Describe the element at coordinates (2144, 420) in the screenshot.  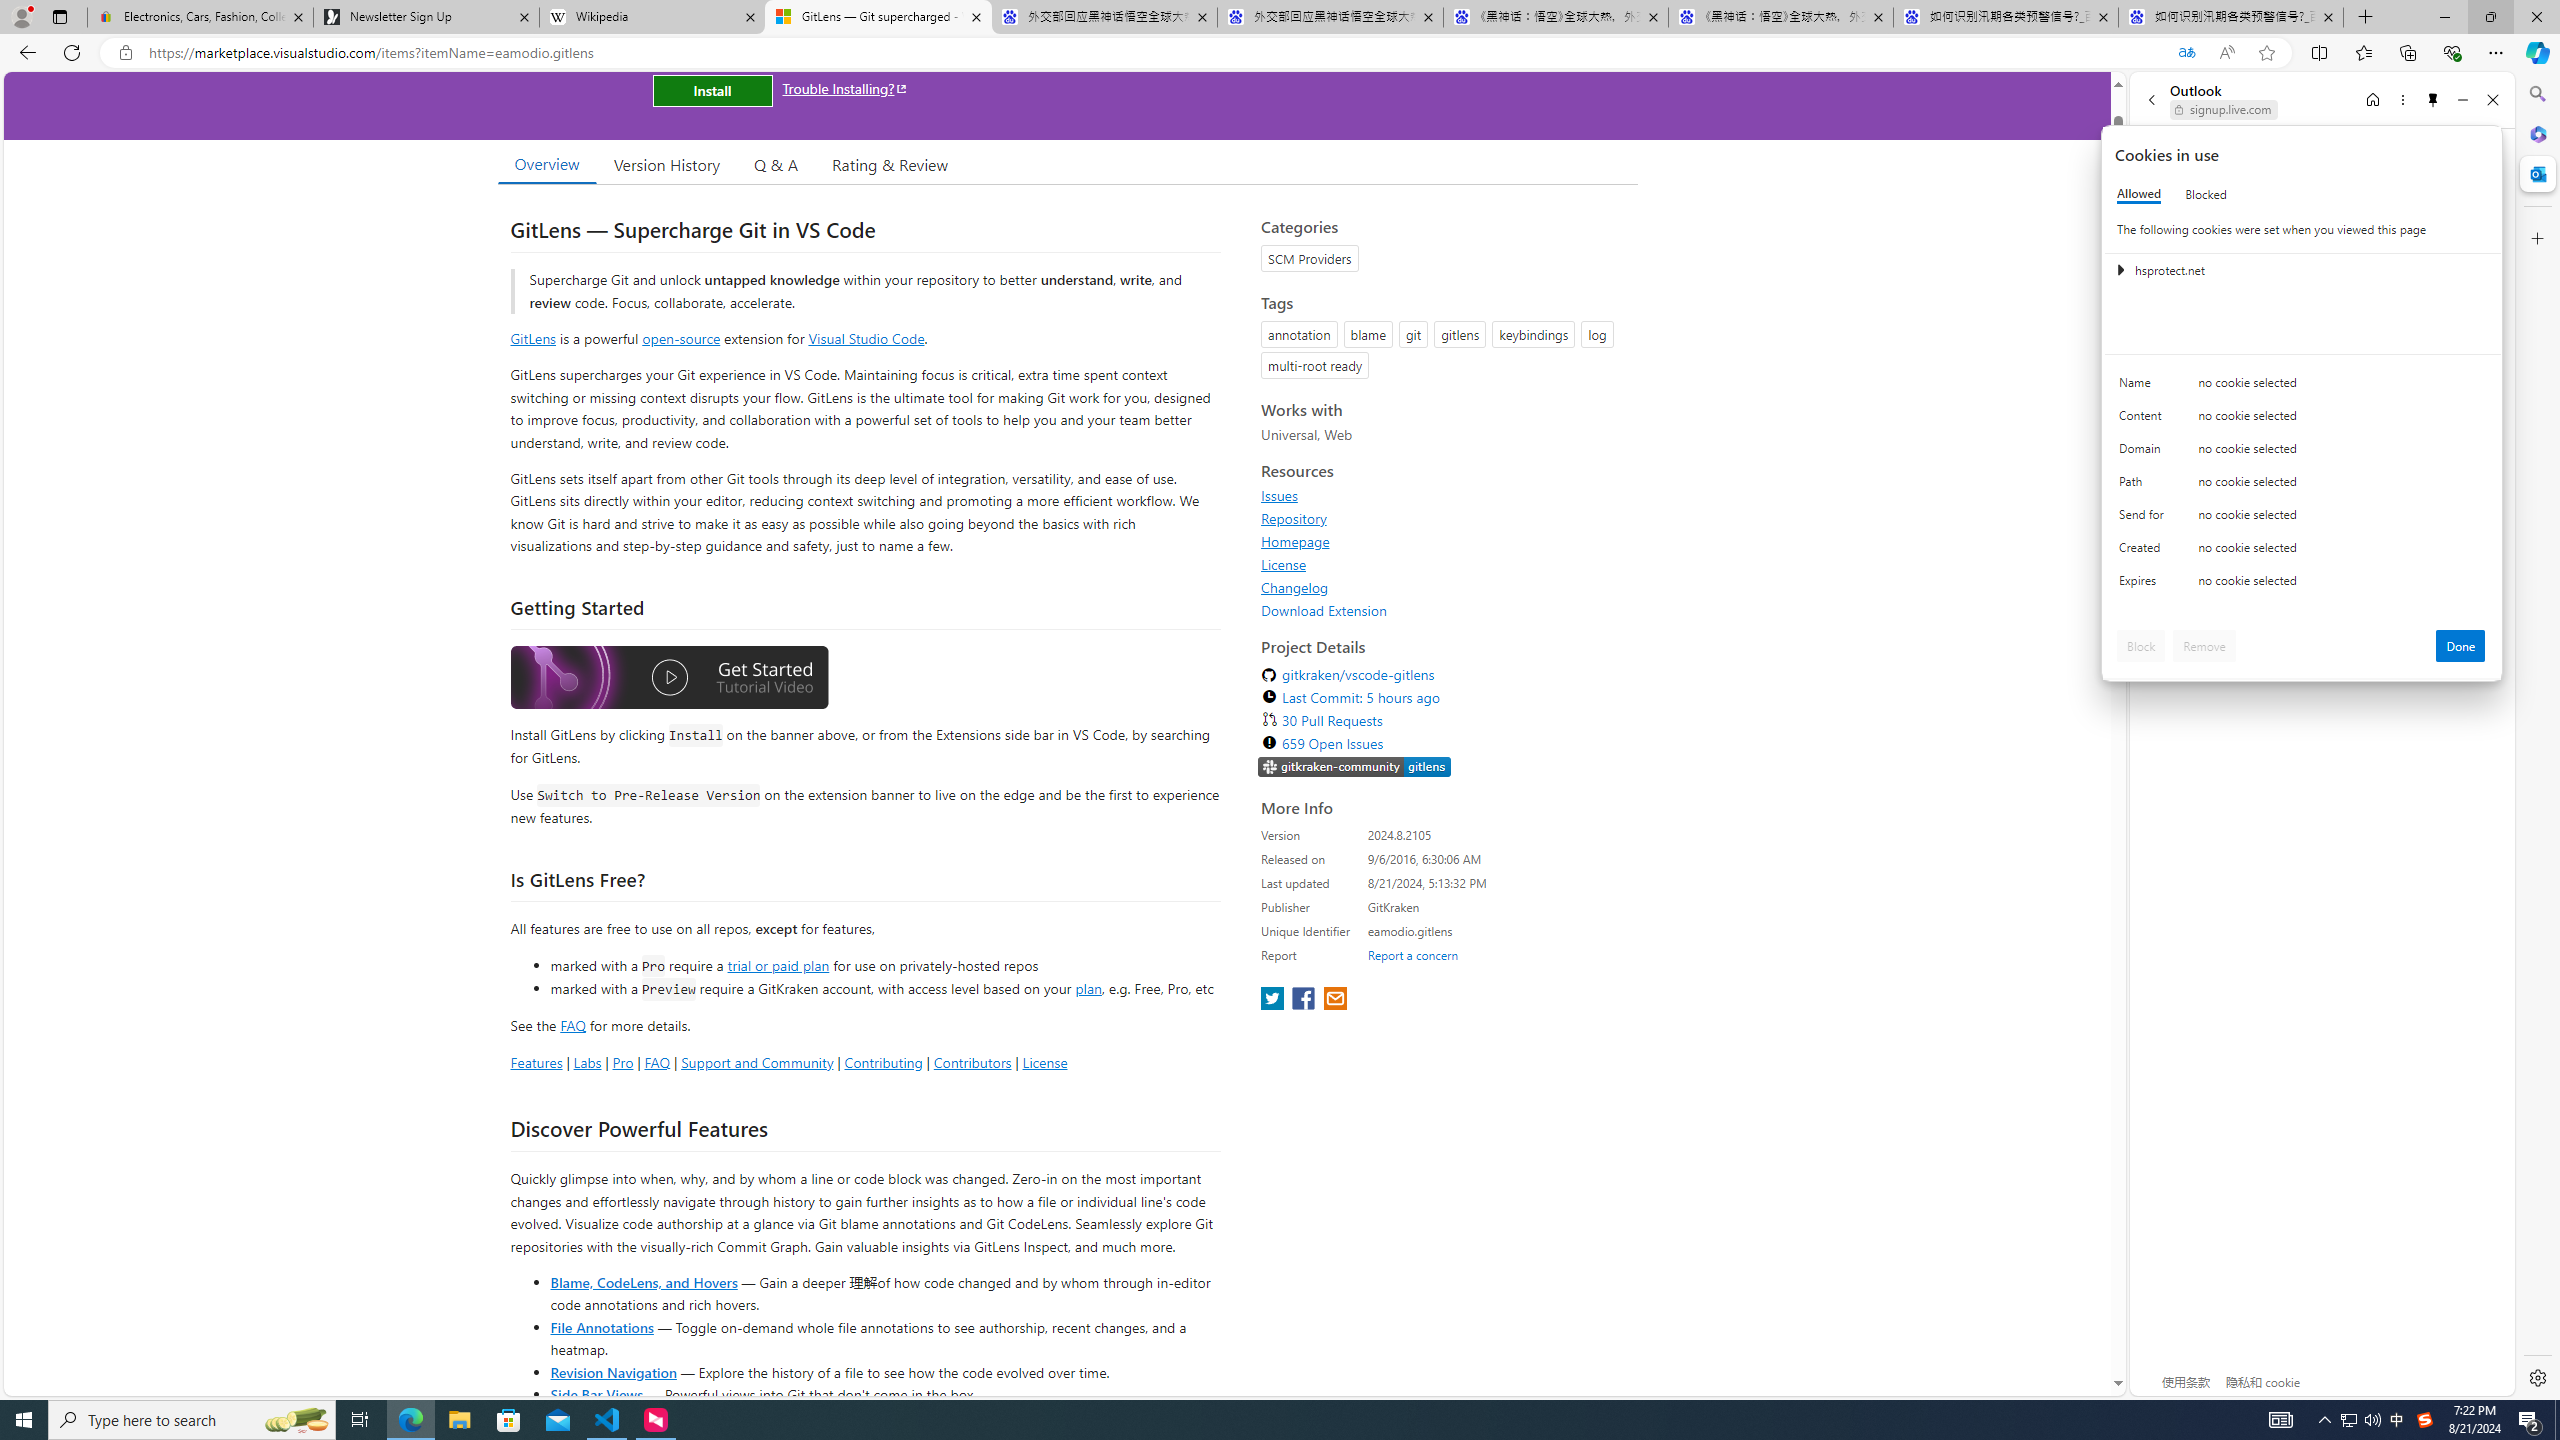
I see `'Content'` at that location.